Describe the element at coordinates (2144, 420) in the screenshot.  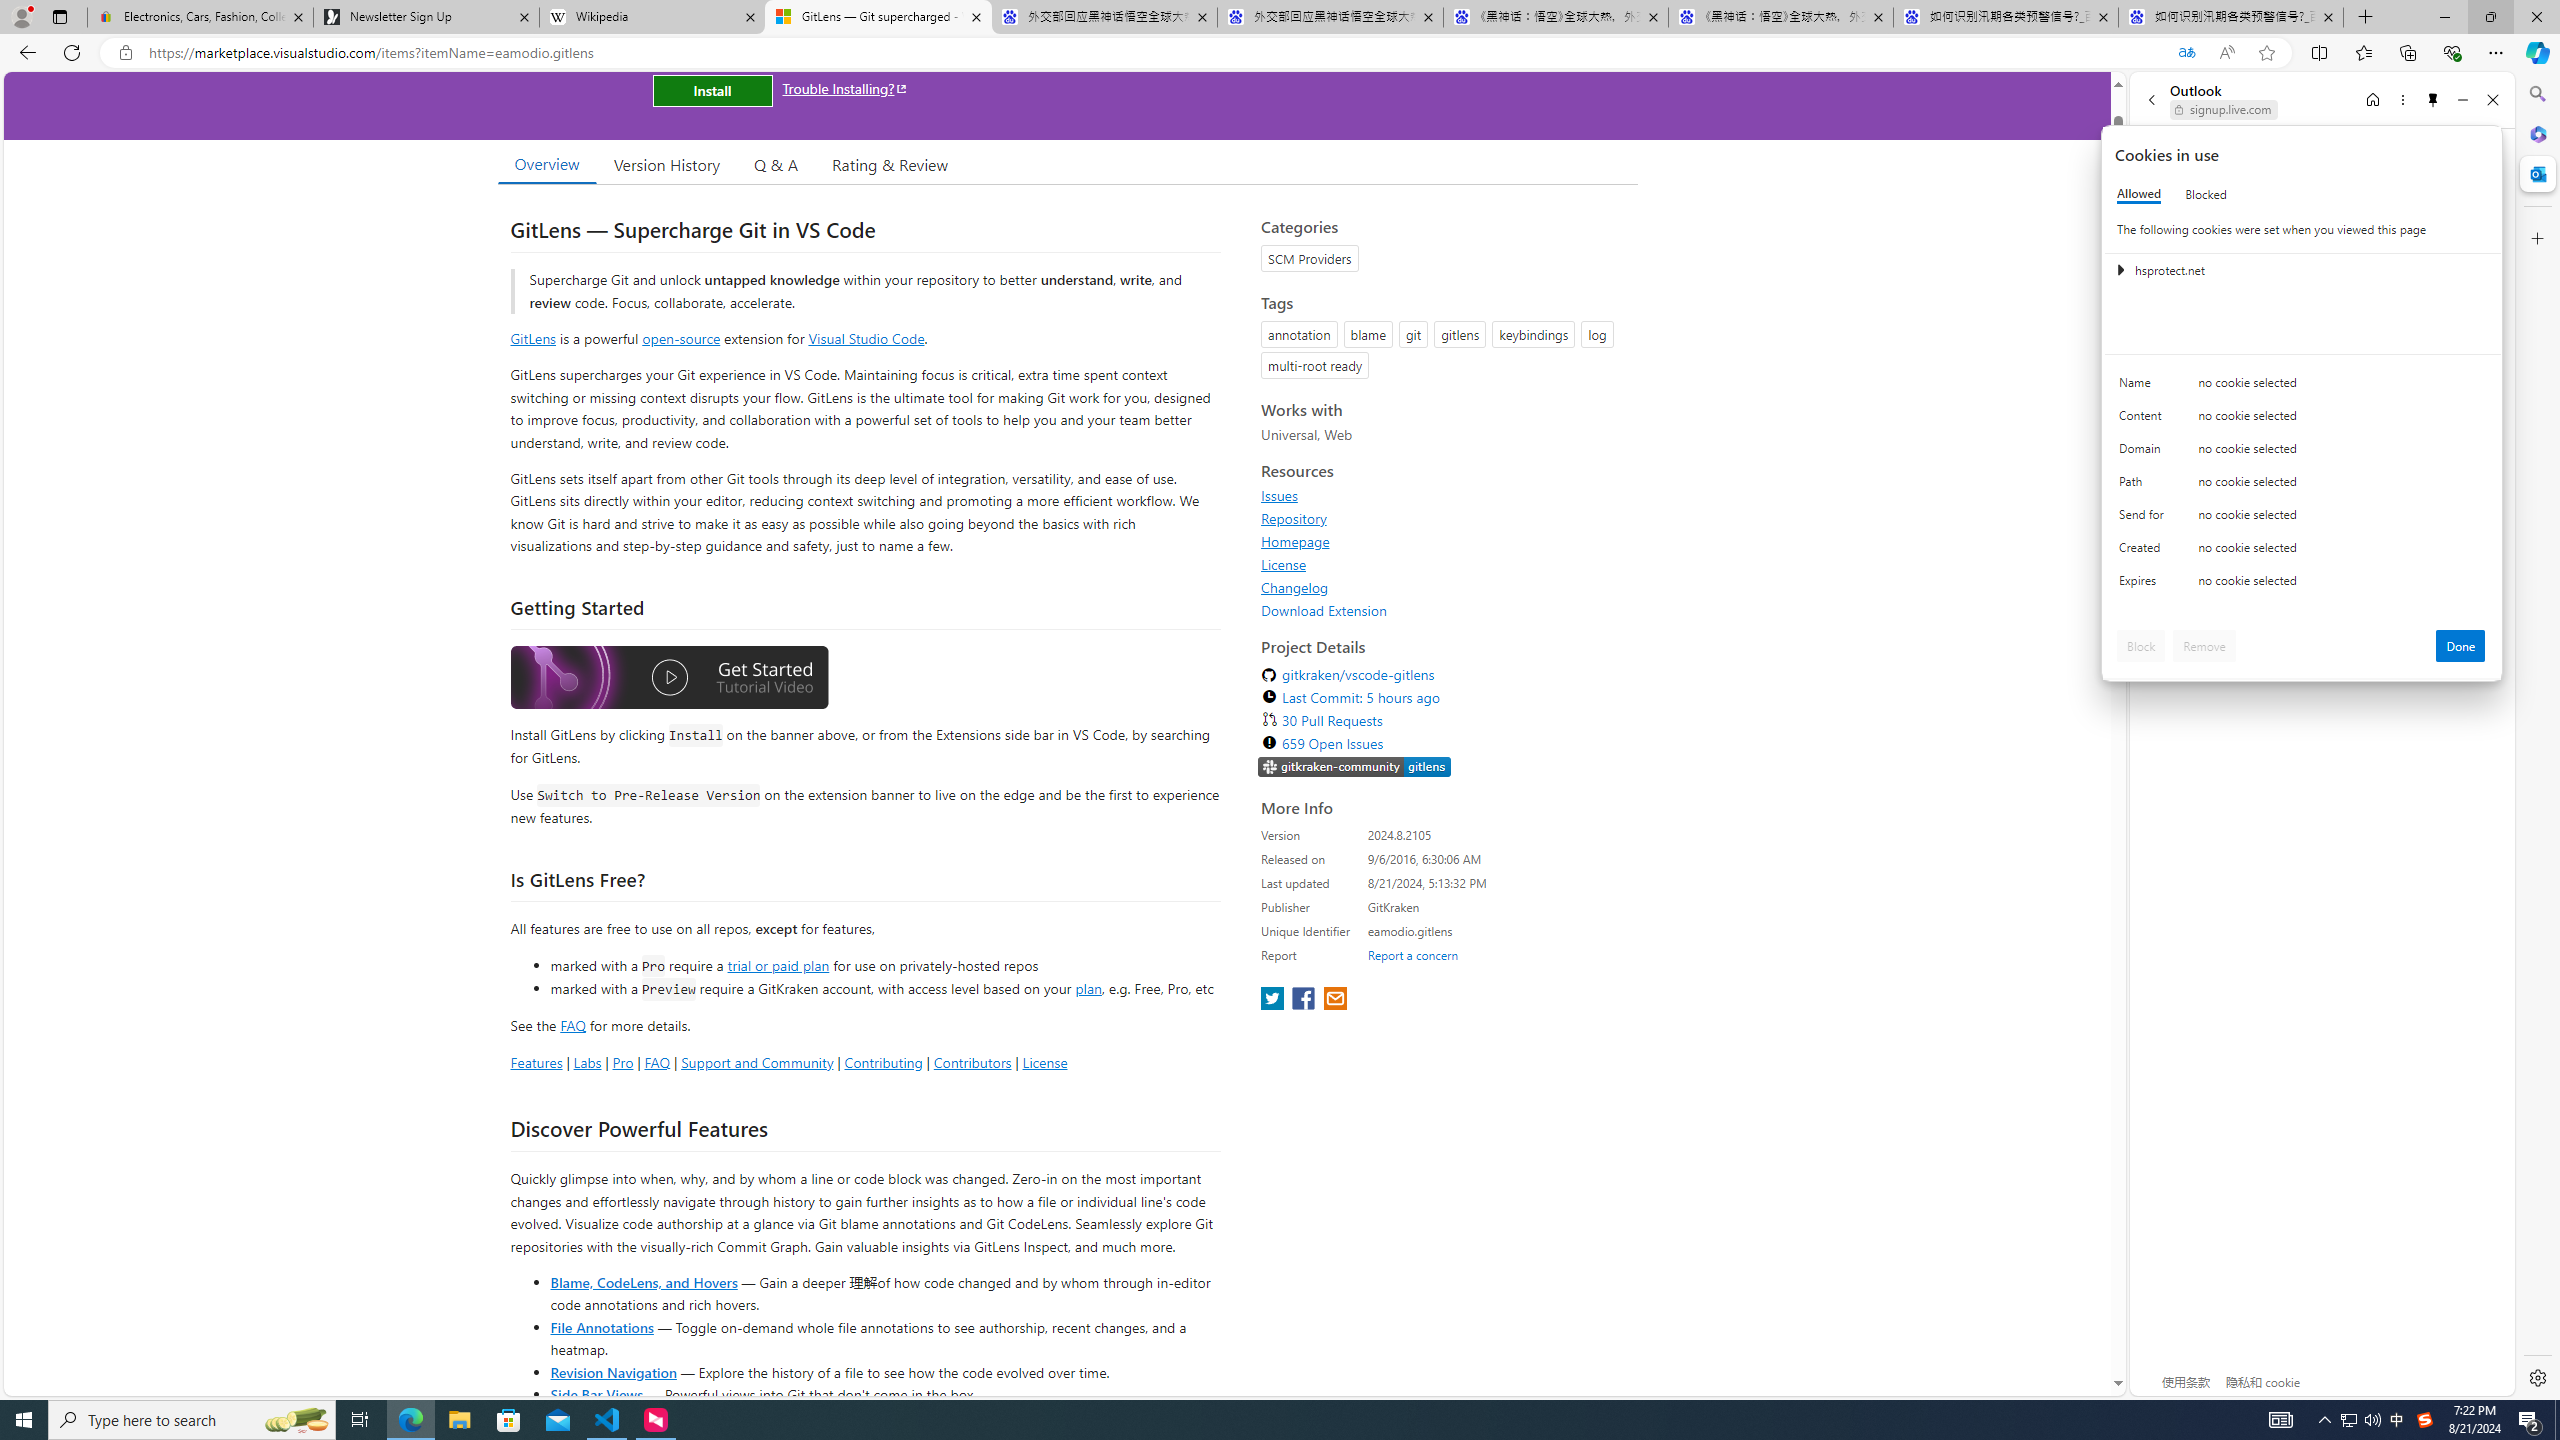
I see `'Content'` at that location.